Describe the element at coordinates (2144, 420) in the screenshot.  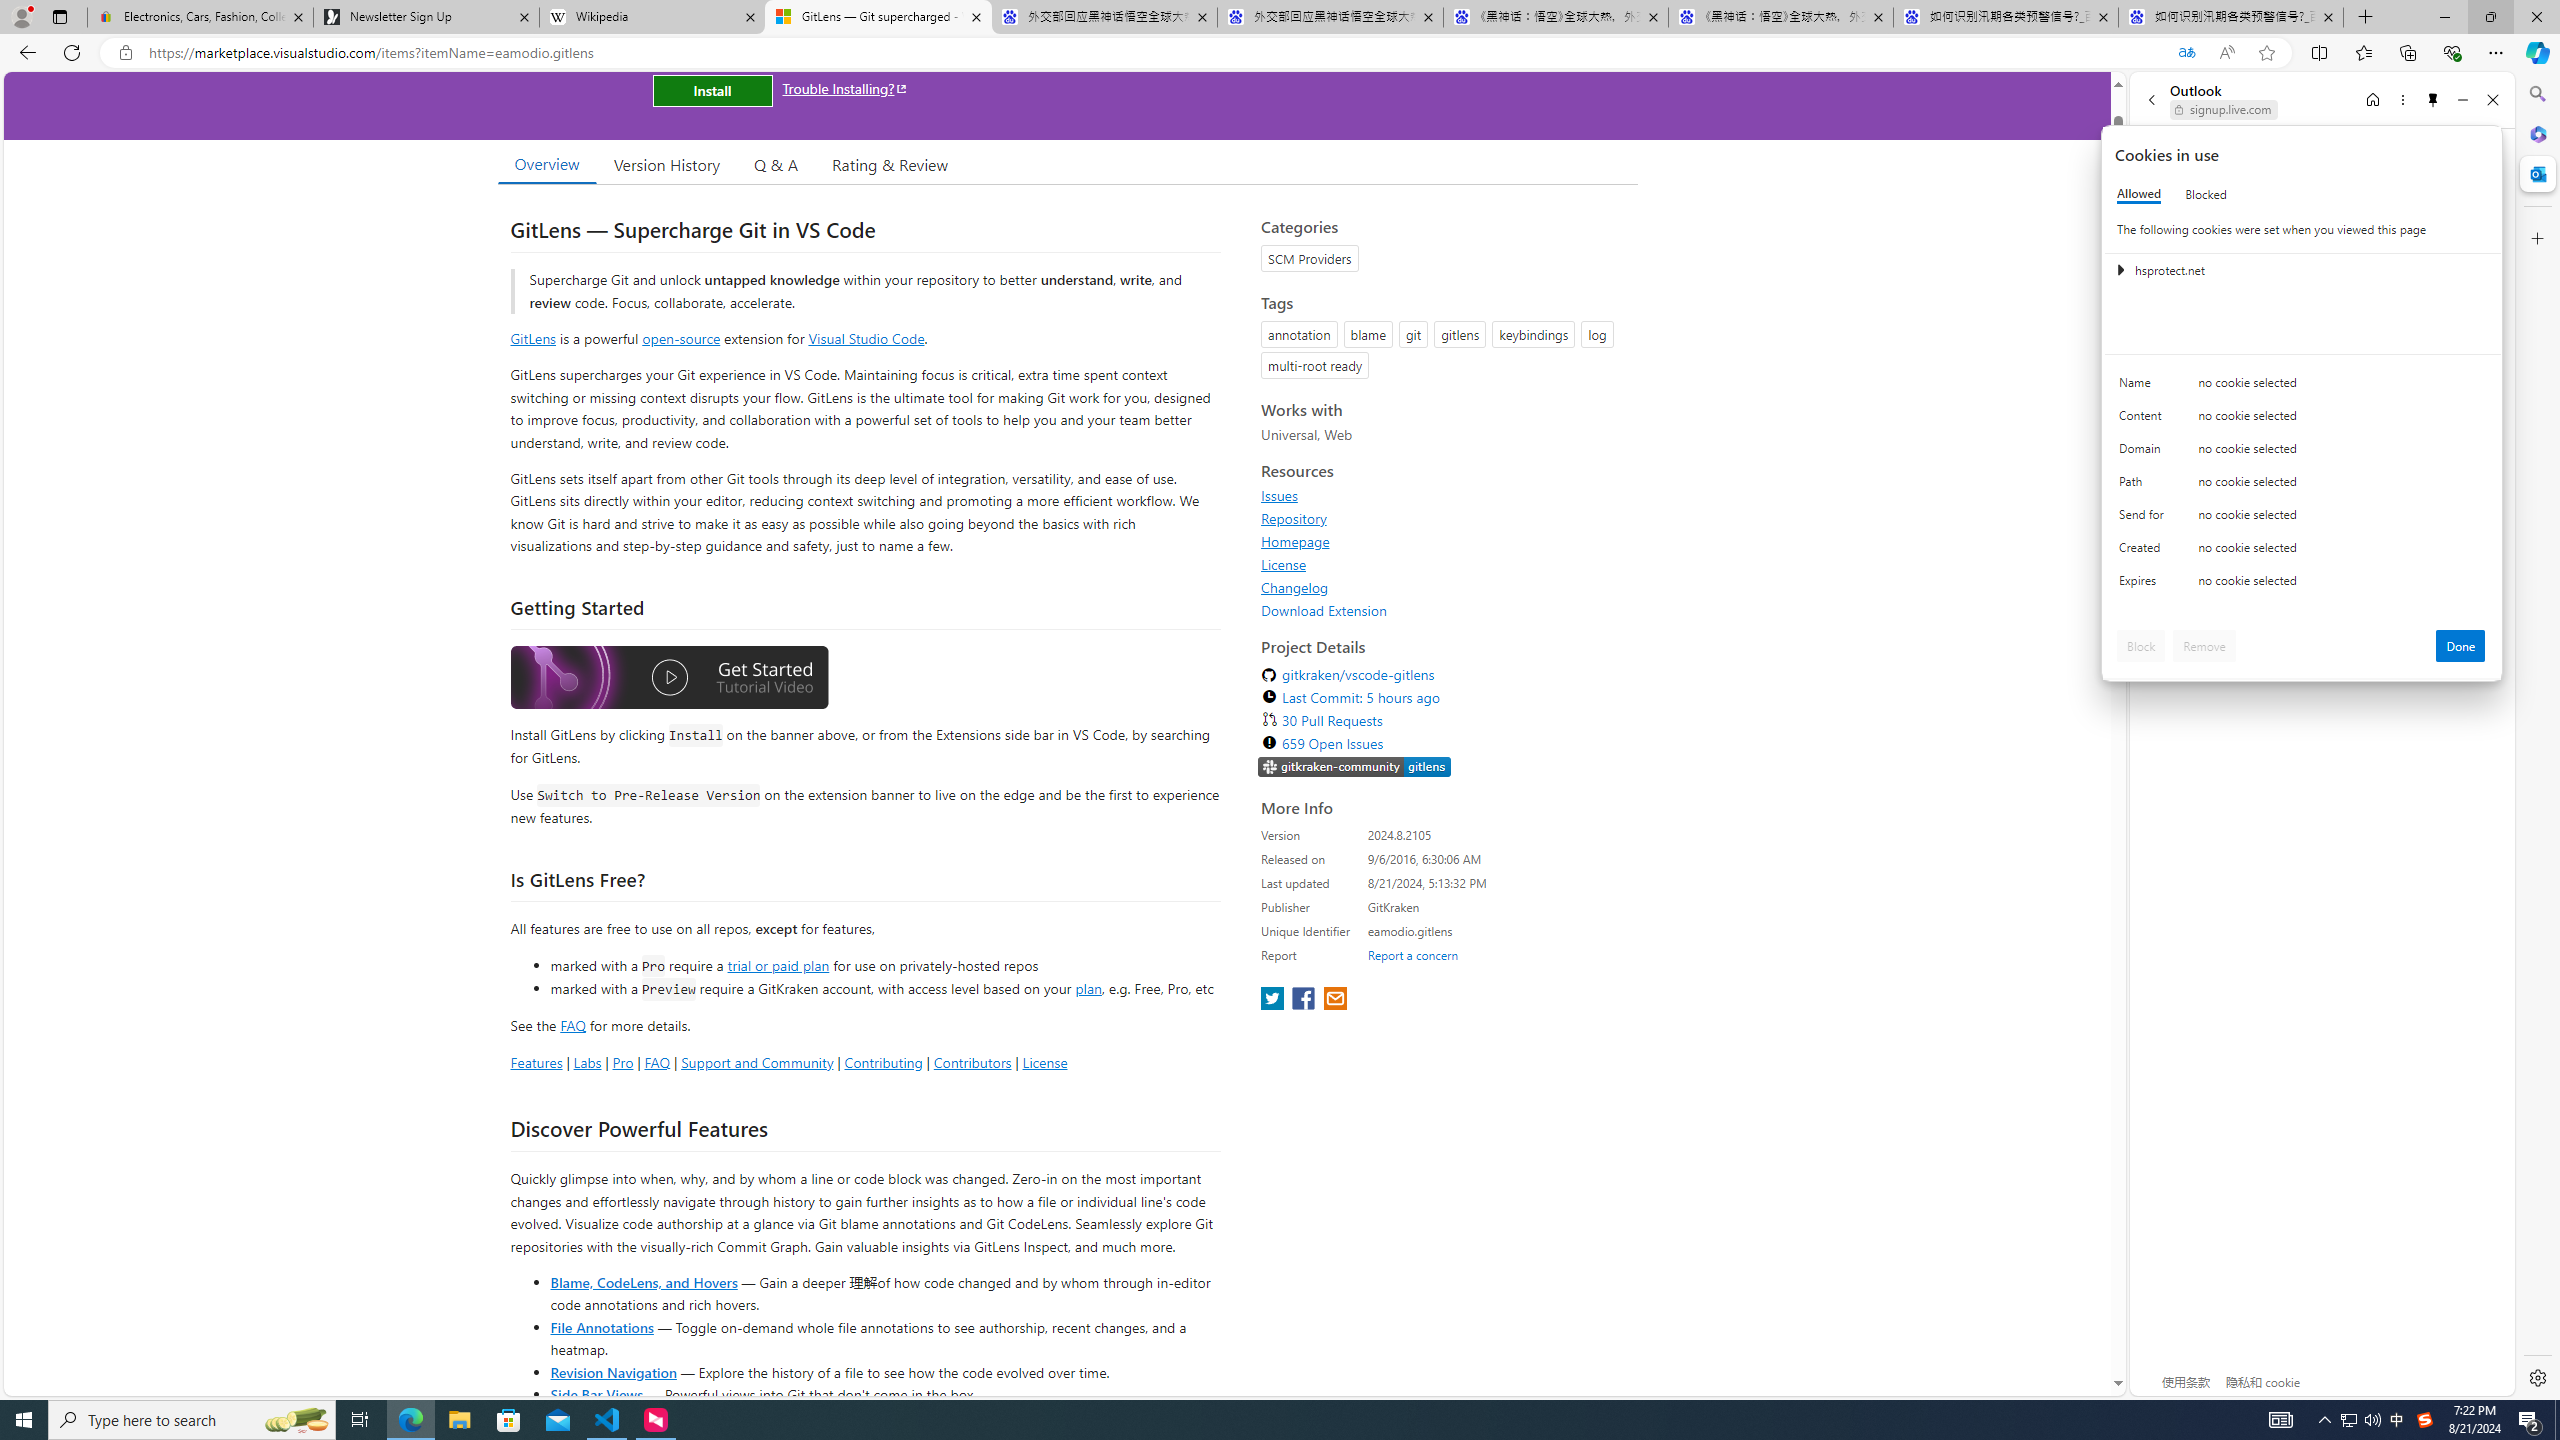
I see `'Content'` at that location.